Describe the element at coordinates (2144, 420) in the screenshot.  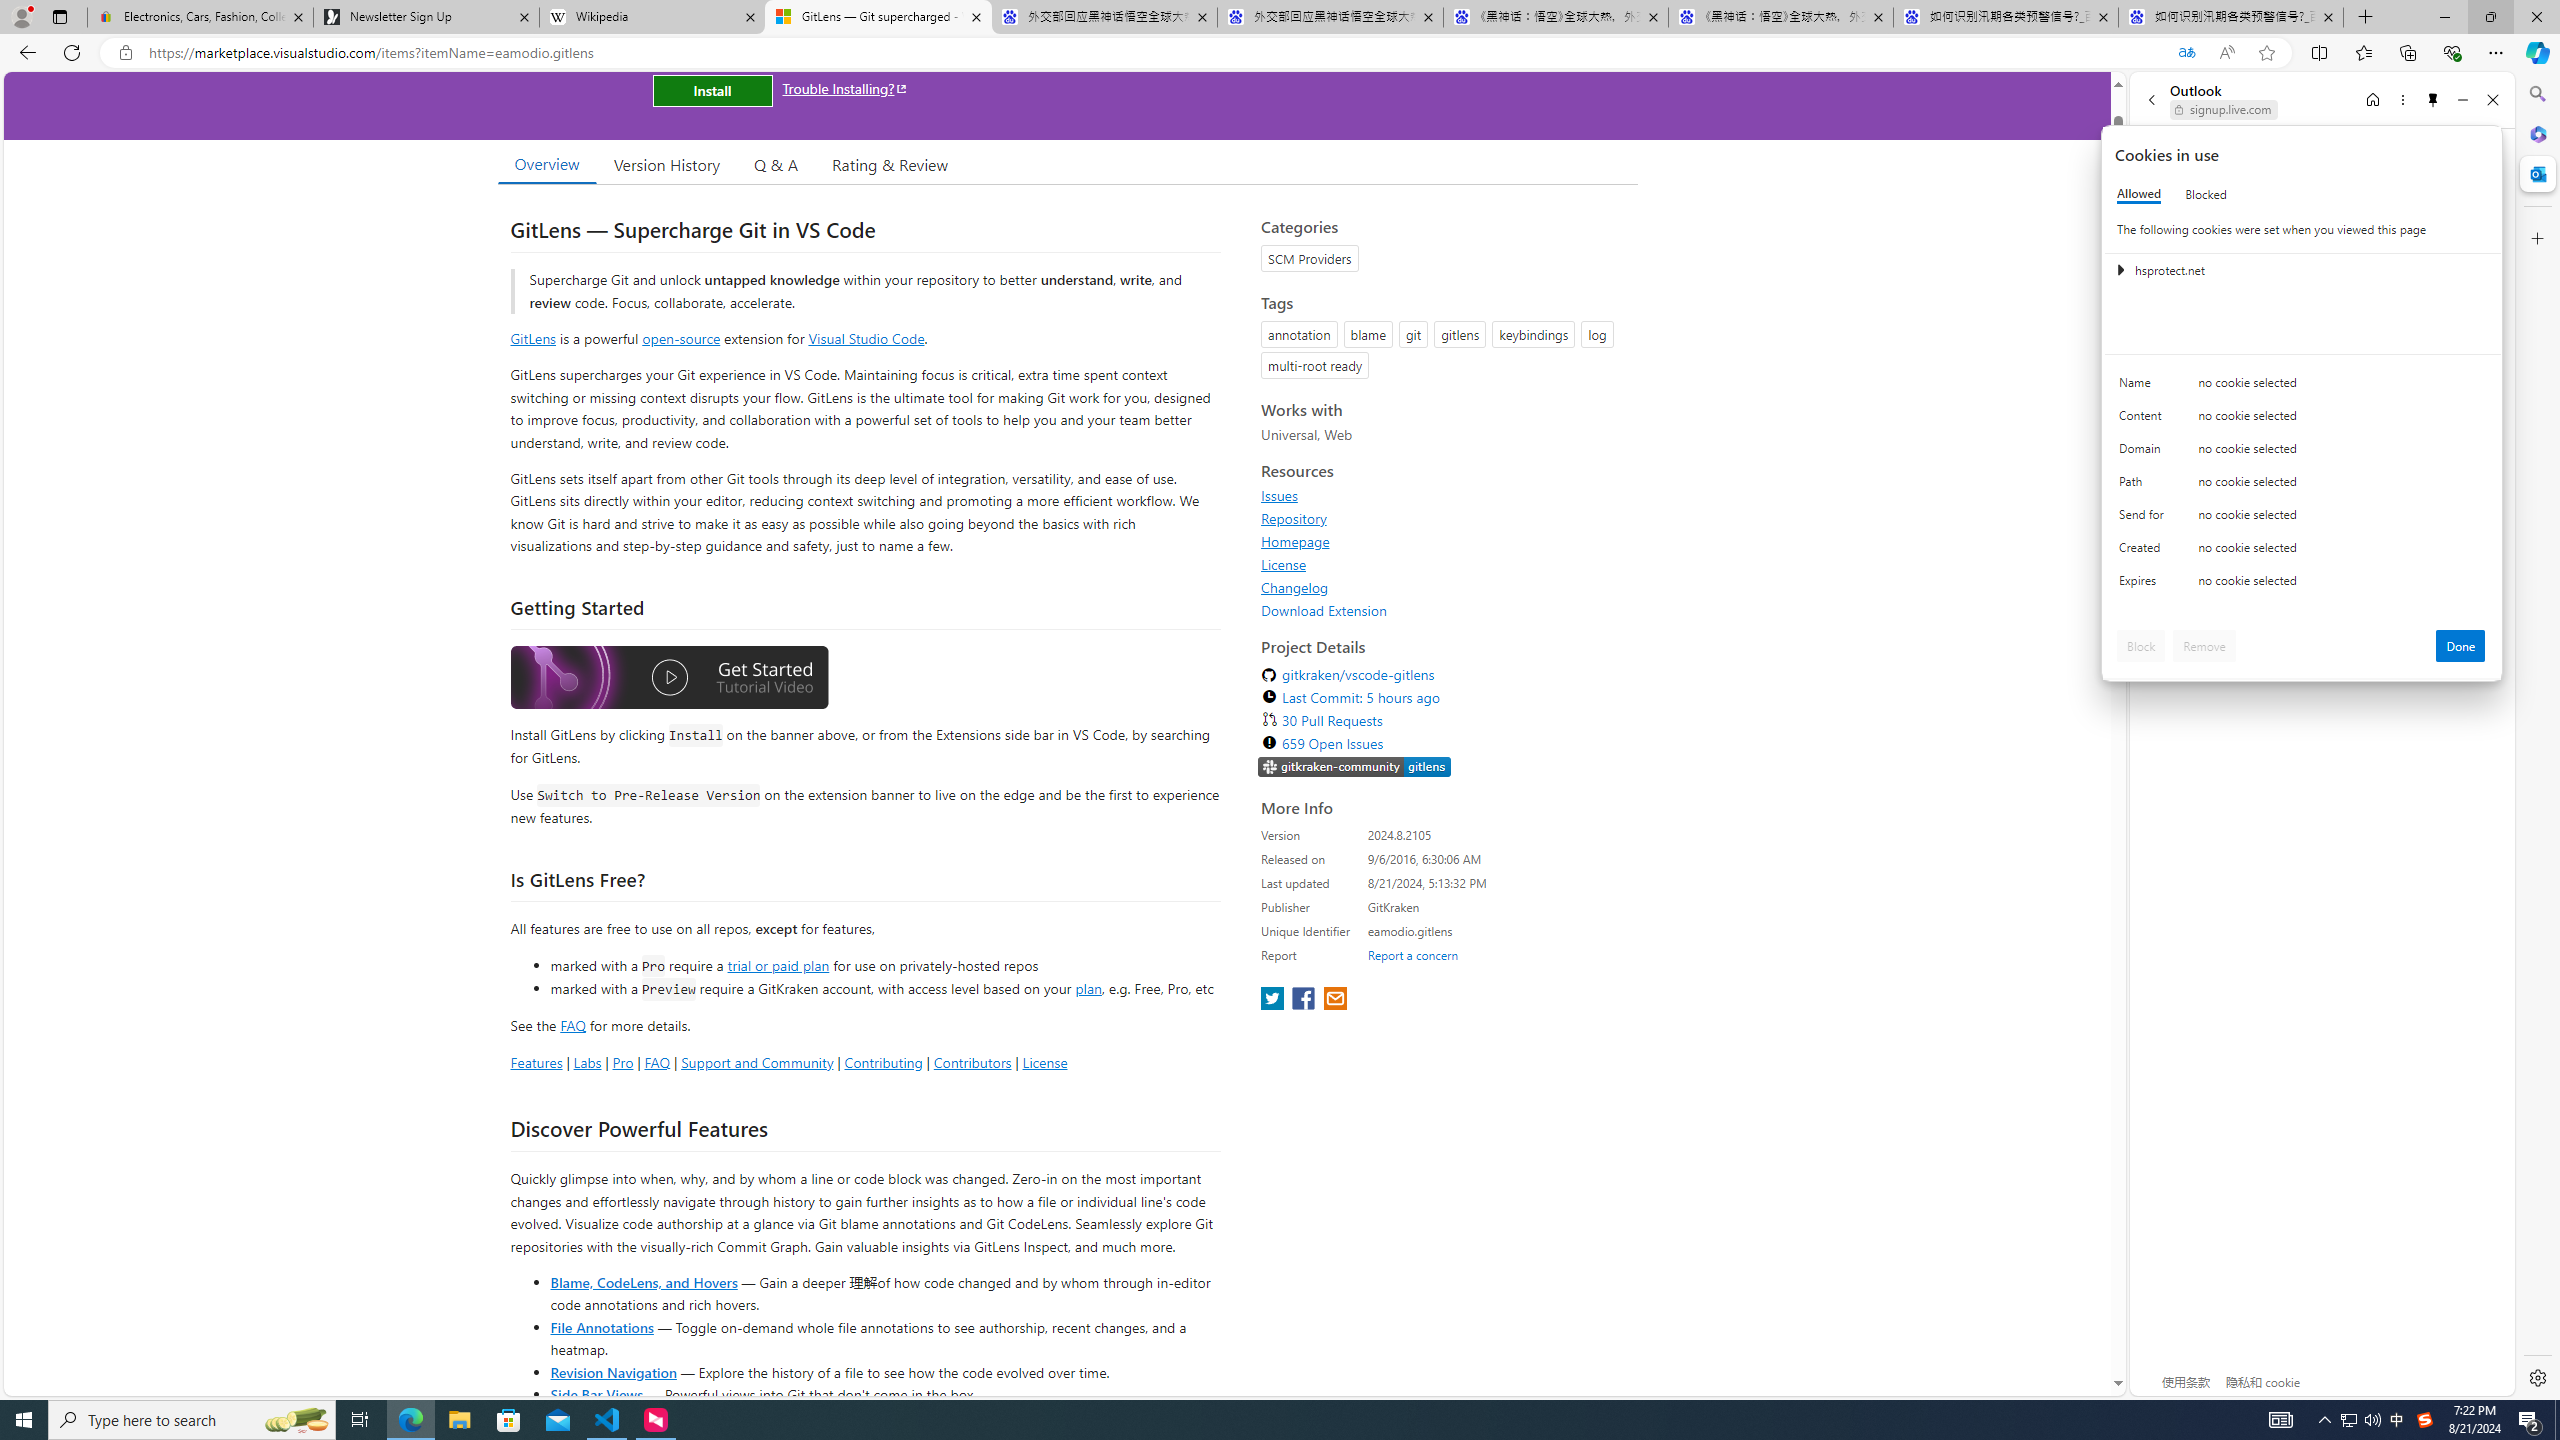
I see `'Content'` at that location.